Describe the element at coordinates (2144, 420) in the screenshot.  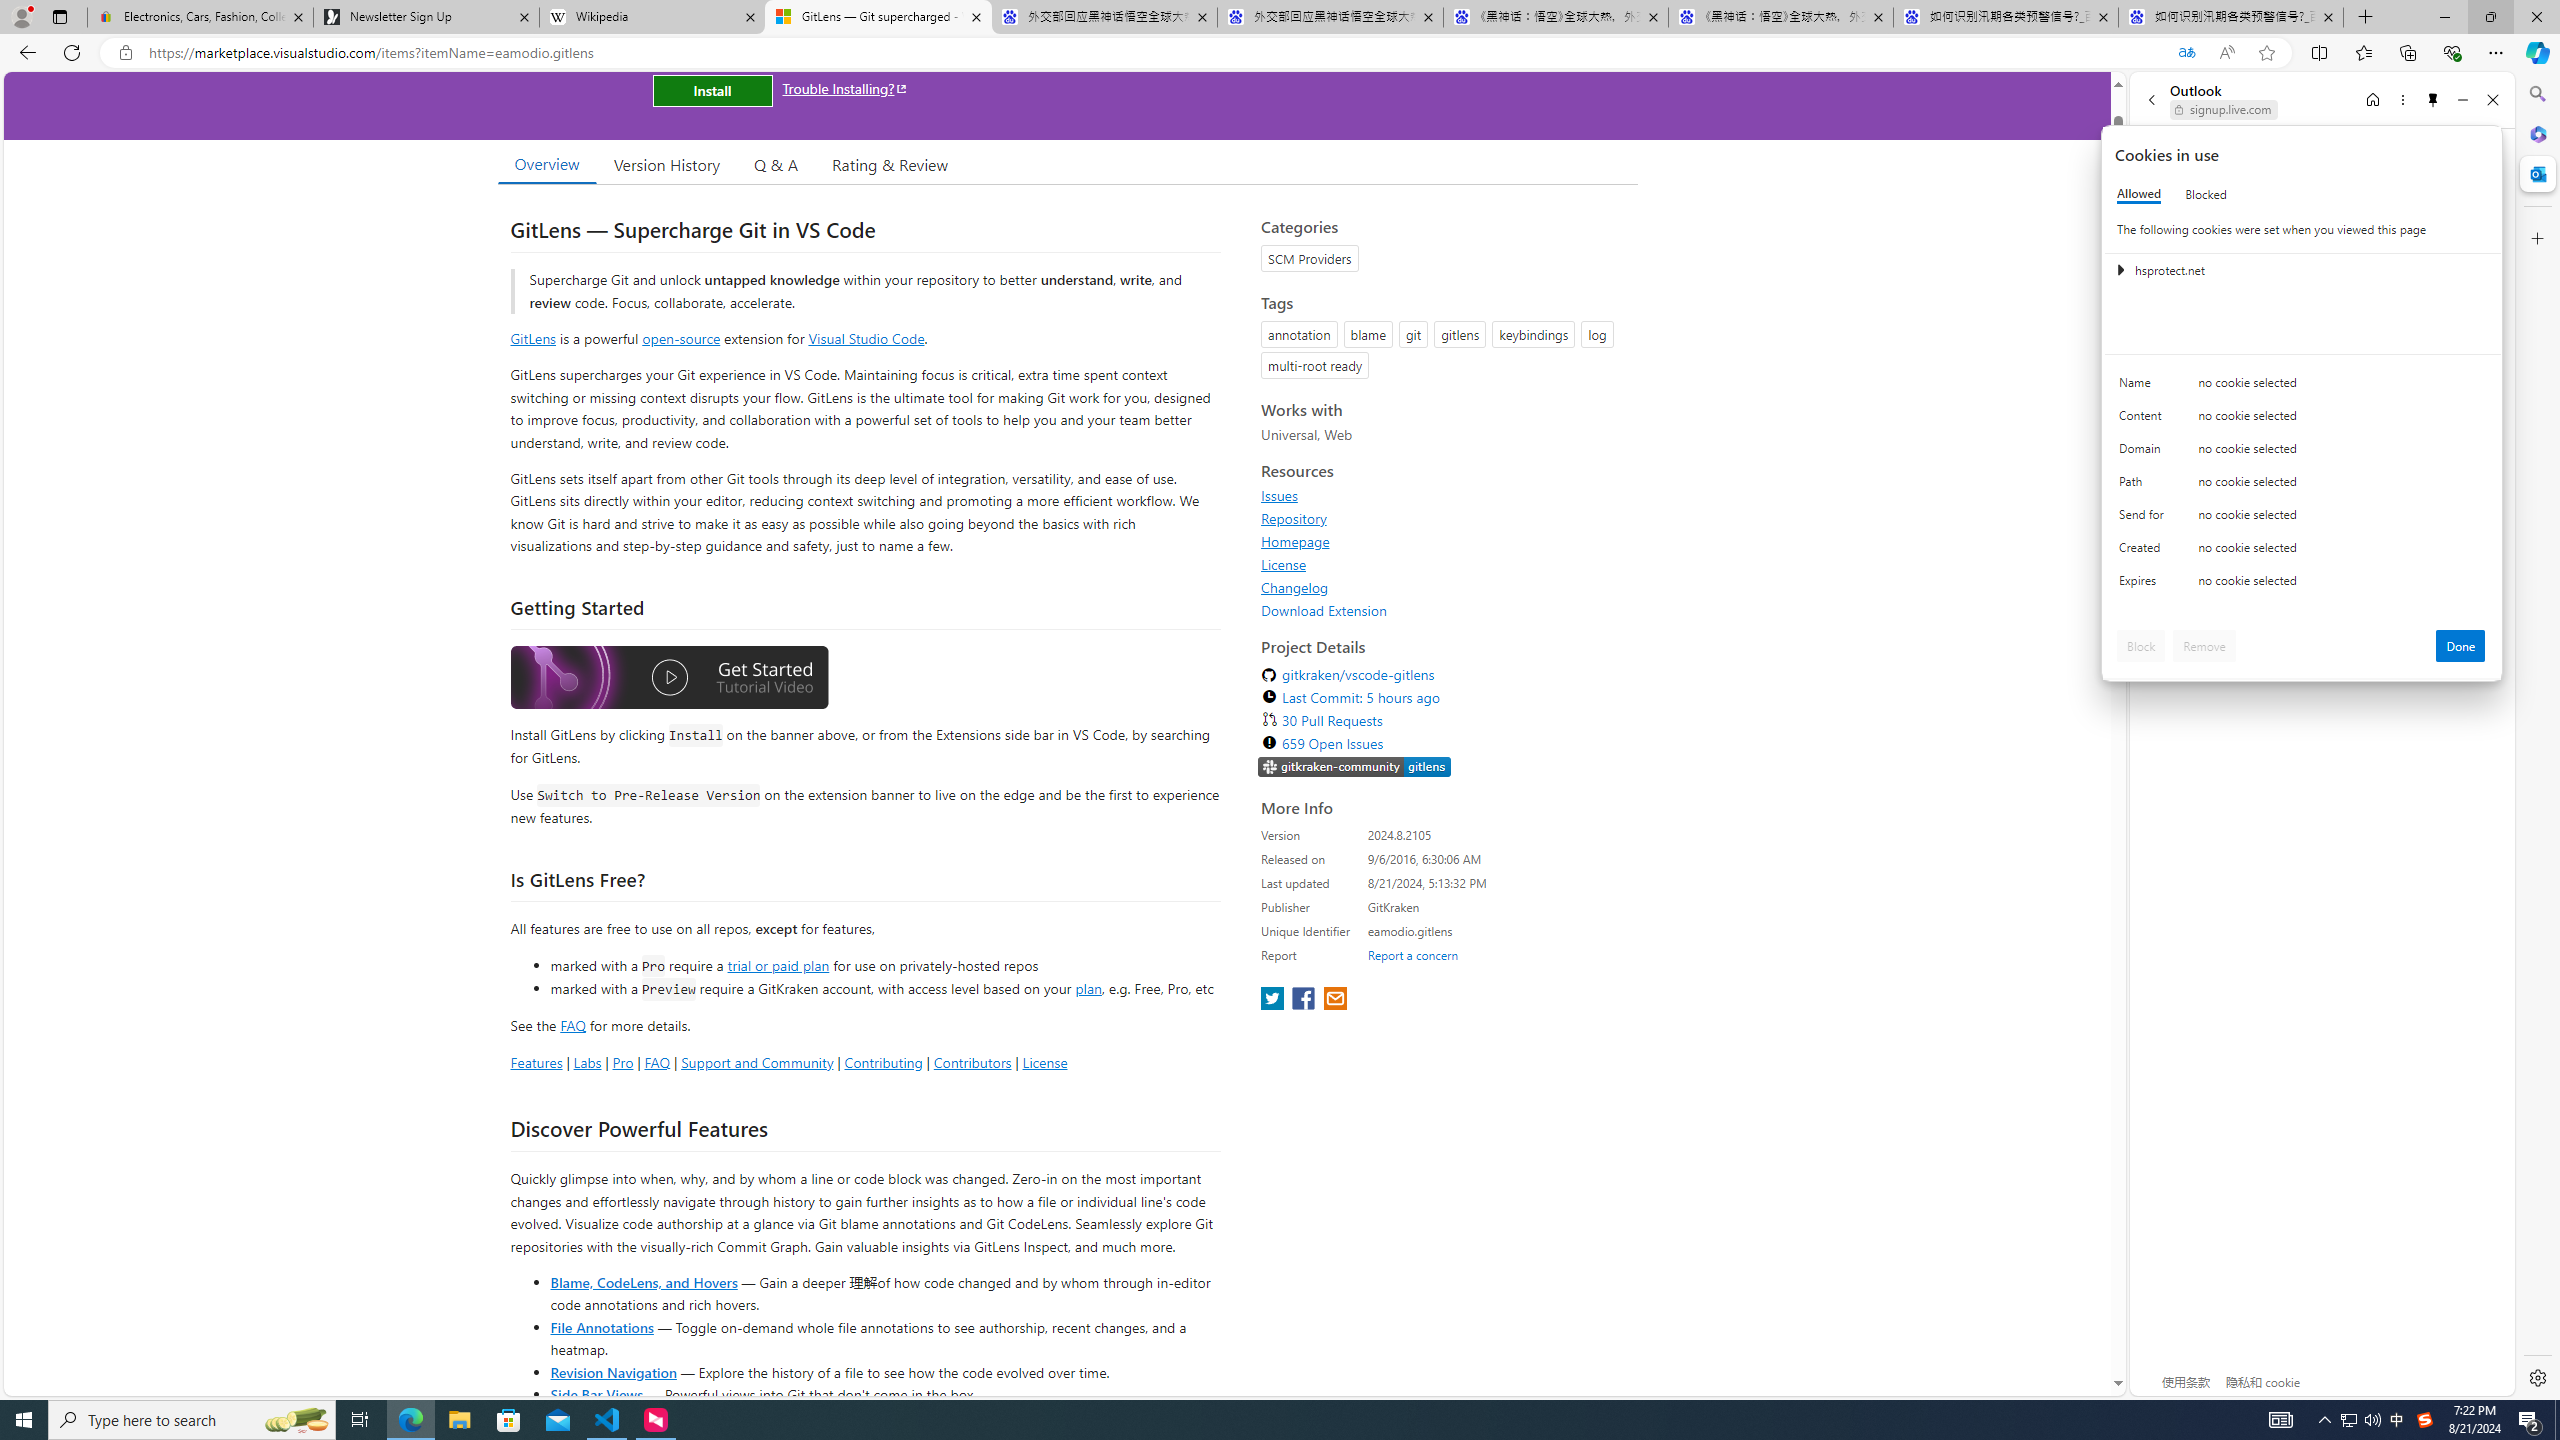
I see `'Content'` at that location.